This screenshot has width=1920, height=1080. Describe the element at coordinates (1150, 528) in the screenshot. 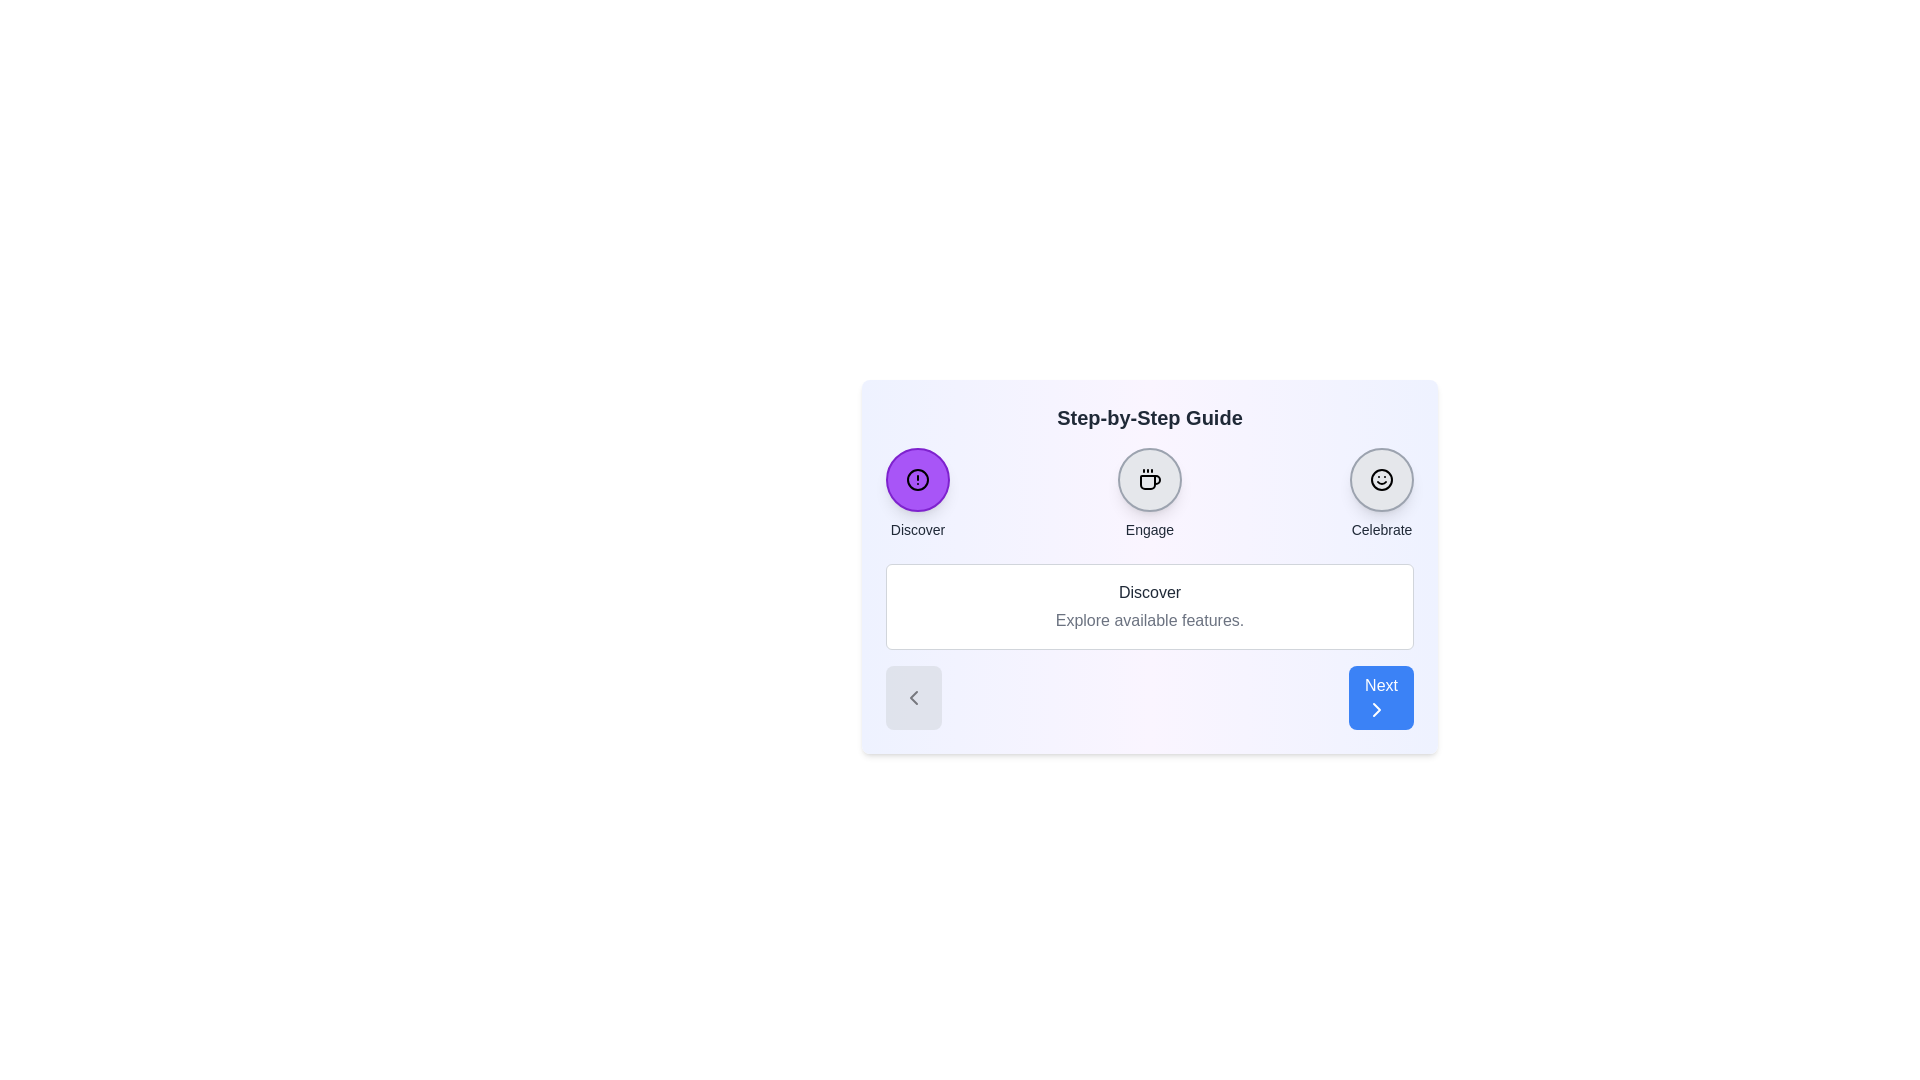

I see `the text label displaying 'Engage', which is styled in grayish-black color and located directly beneath the coffee-themed circular icon` at that location.